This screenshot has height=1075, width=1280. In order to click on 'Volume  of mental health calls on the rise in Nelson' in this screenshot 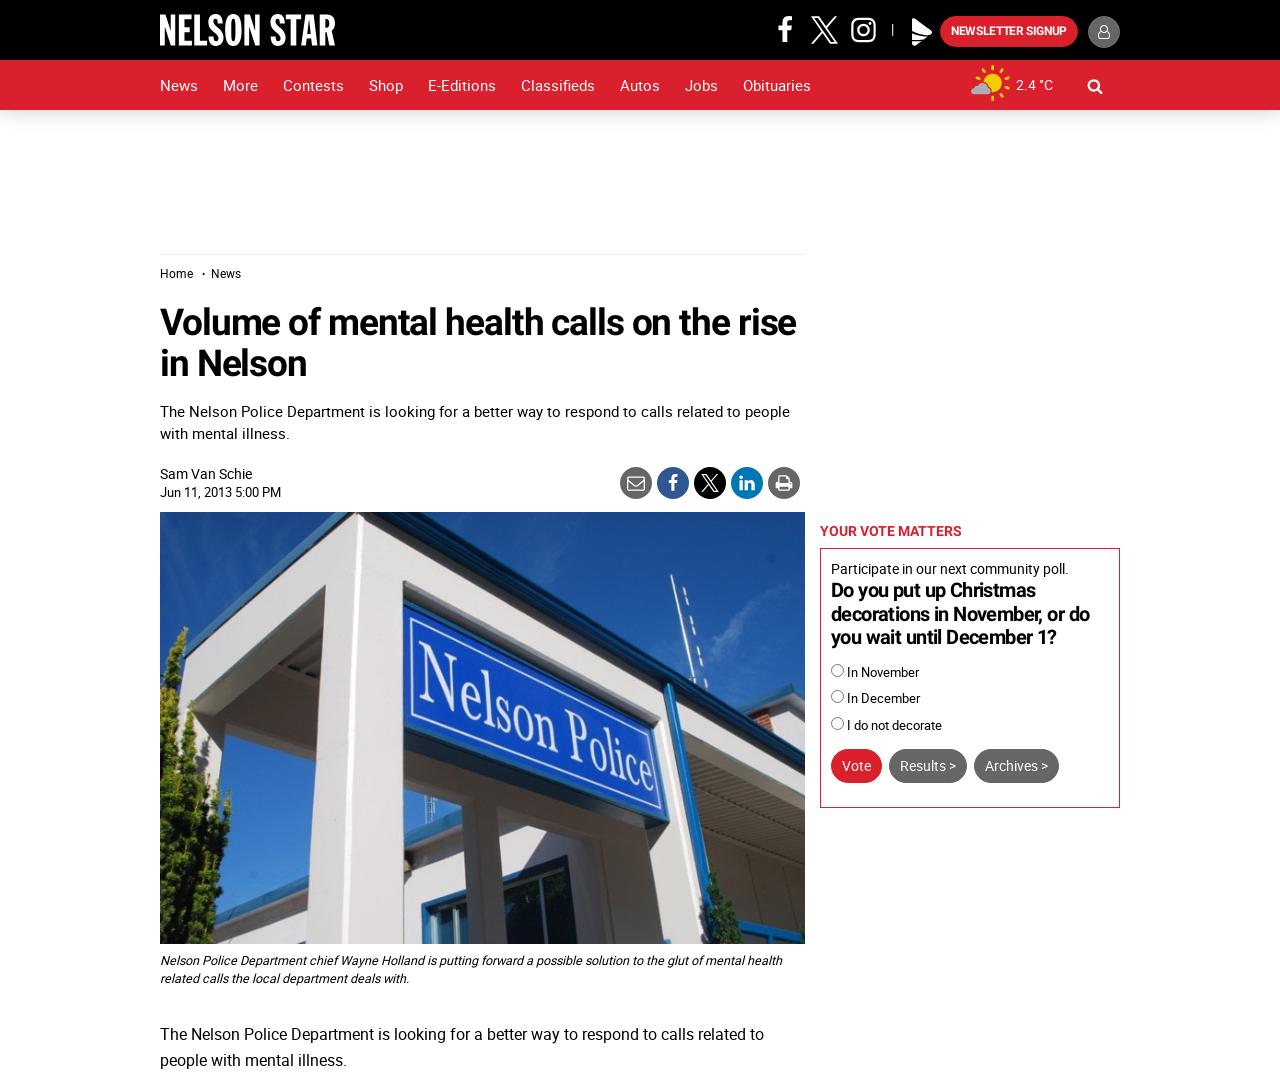, I will do `click(476, 341)`.